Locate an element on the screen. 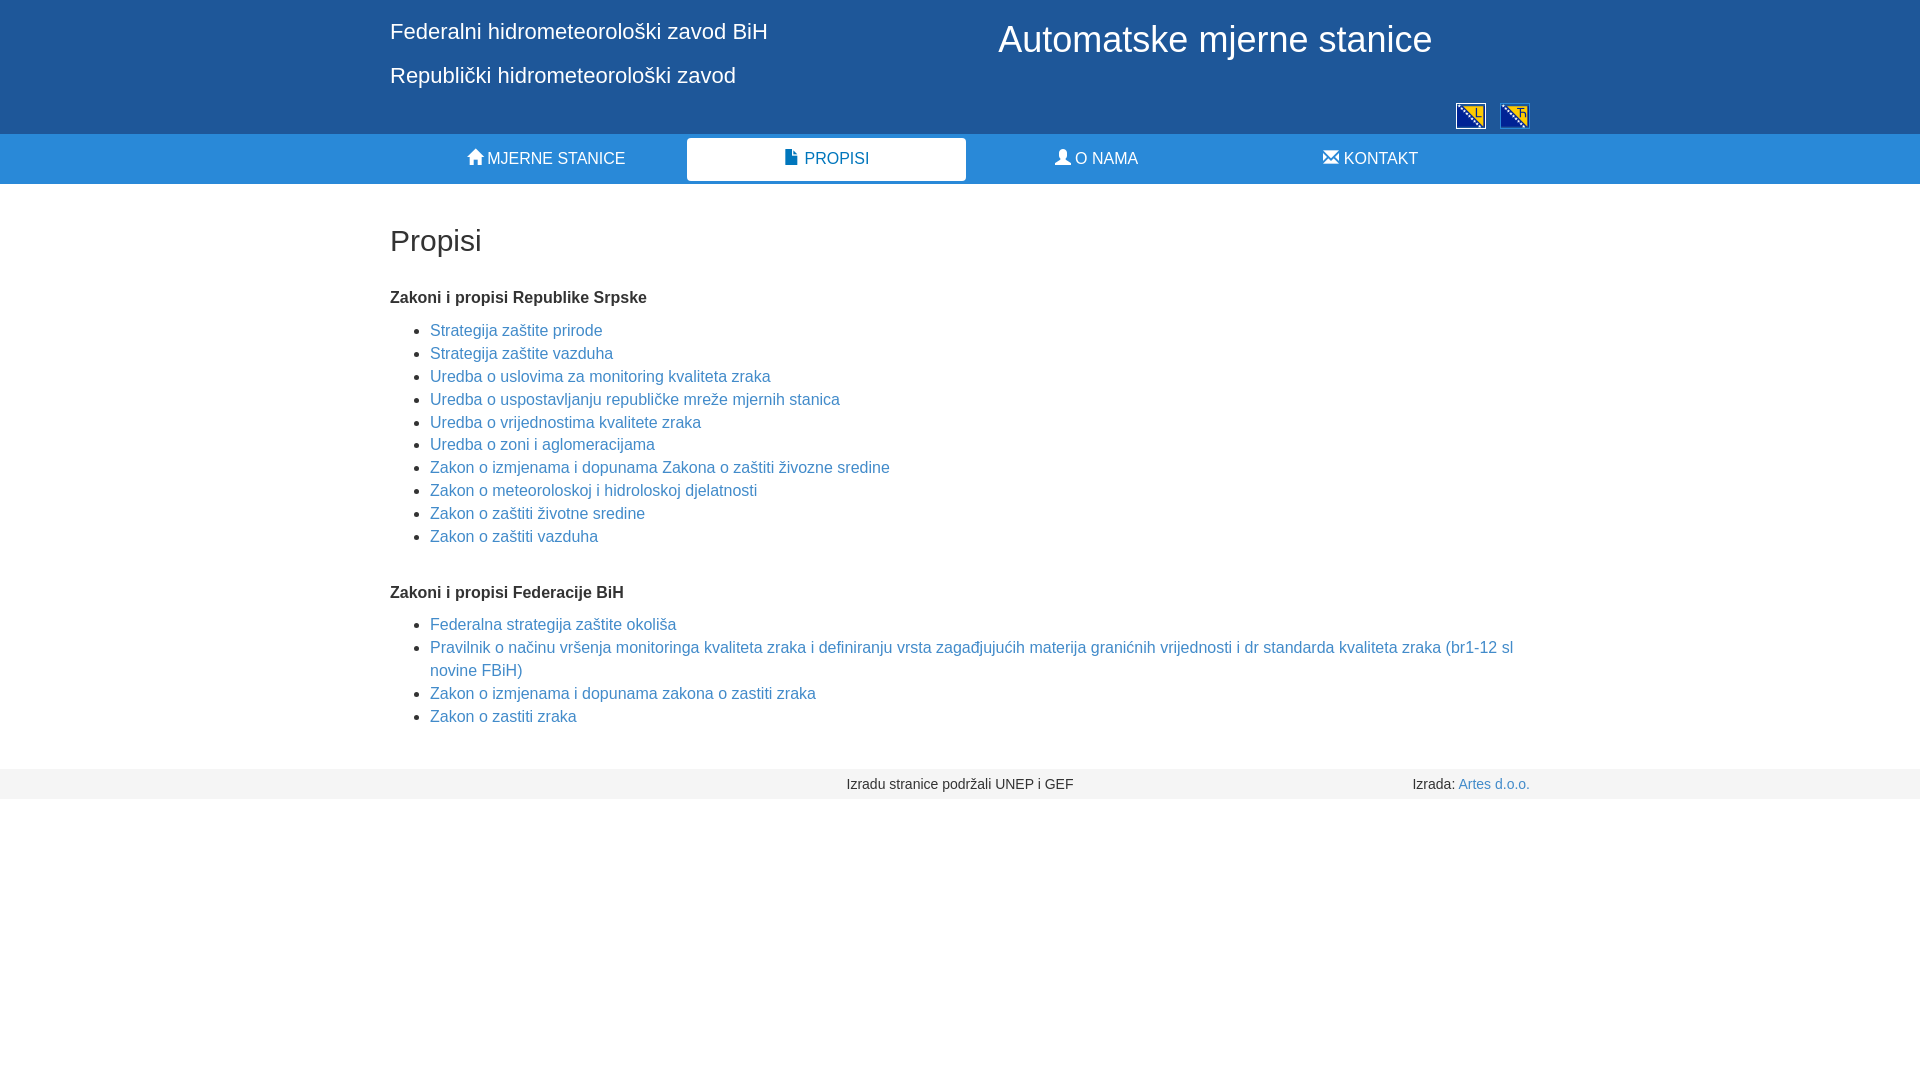 Image resolution: width=1920 pixels, height=1080 pixels. 'Uredba o uslovima za monitoring kvaliteta zraka' is located at coordinates (599, 376).